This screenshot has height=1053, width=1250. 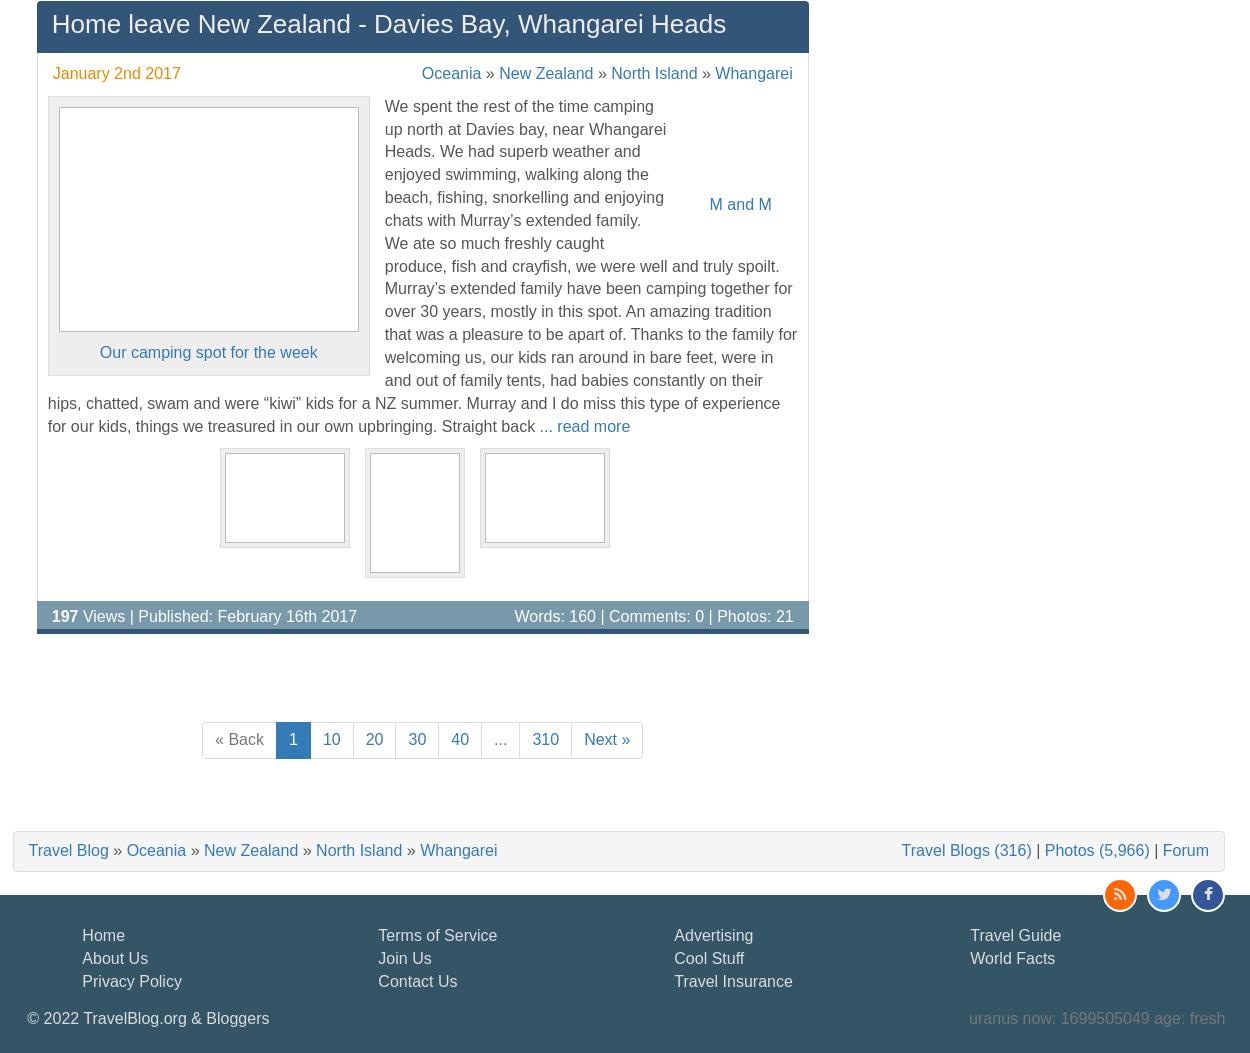 I want to click on 'Contact Us', so click(x=378, y=980).